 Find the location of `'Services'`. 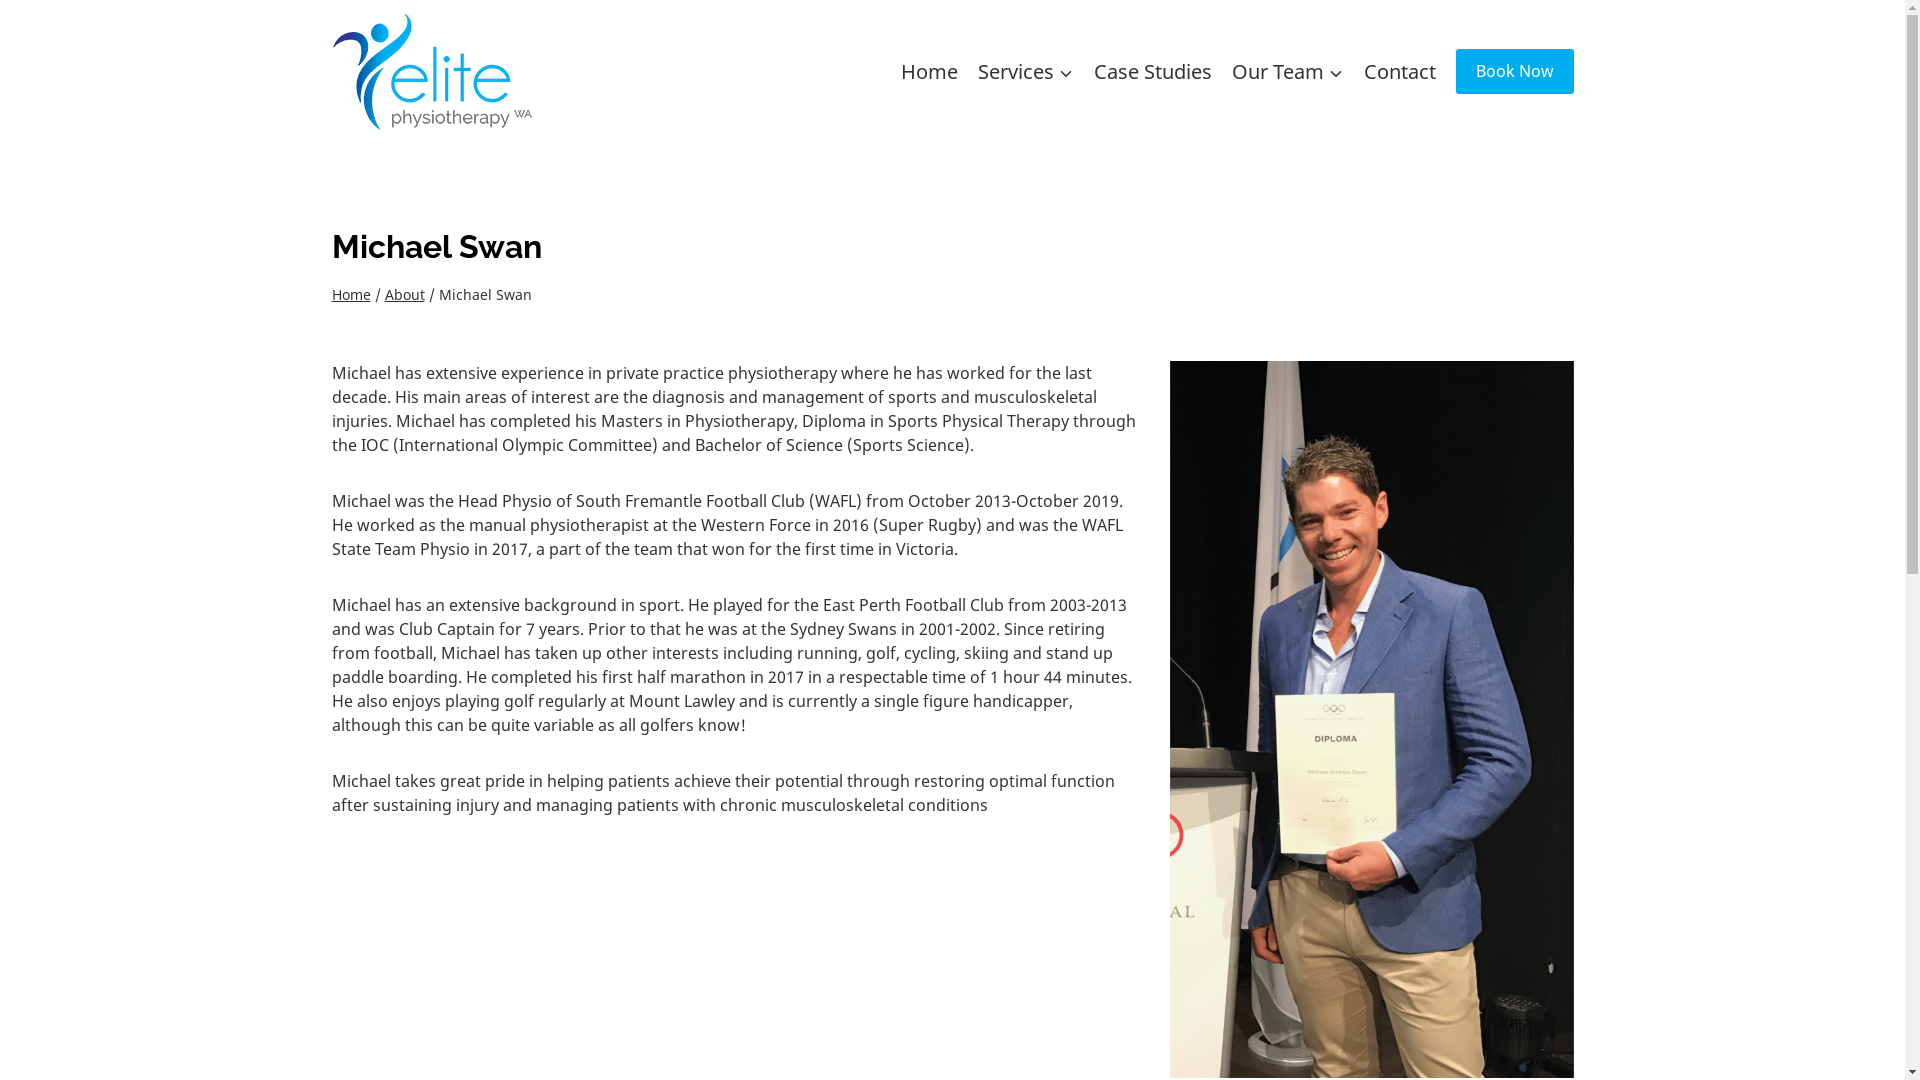

'Services' is located at coordinates (968, 69).